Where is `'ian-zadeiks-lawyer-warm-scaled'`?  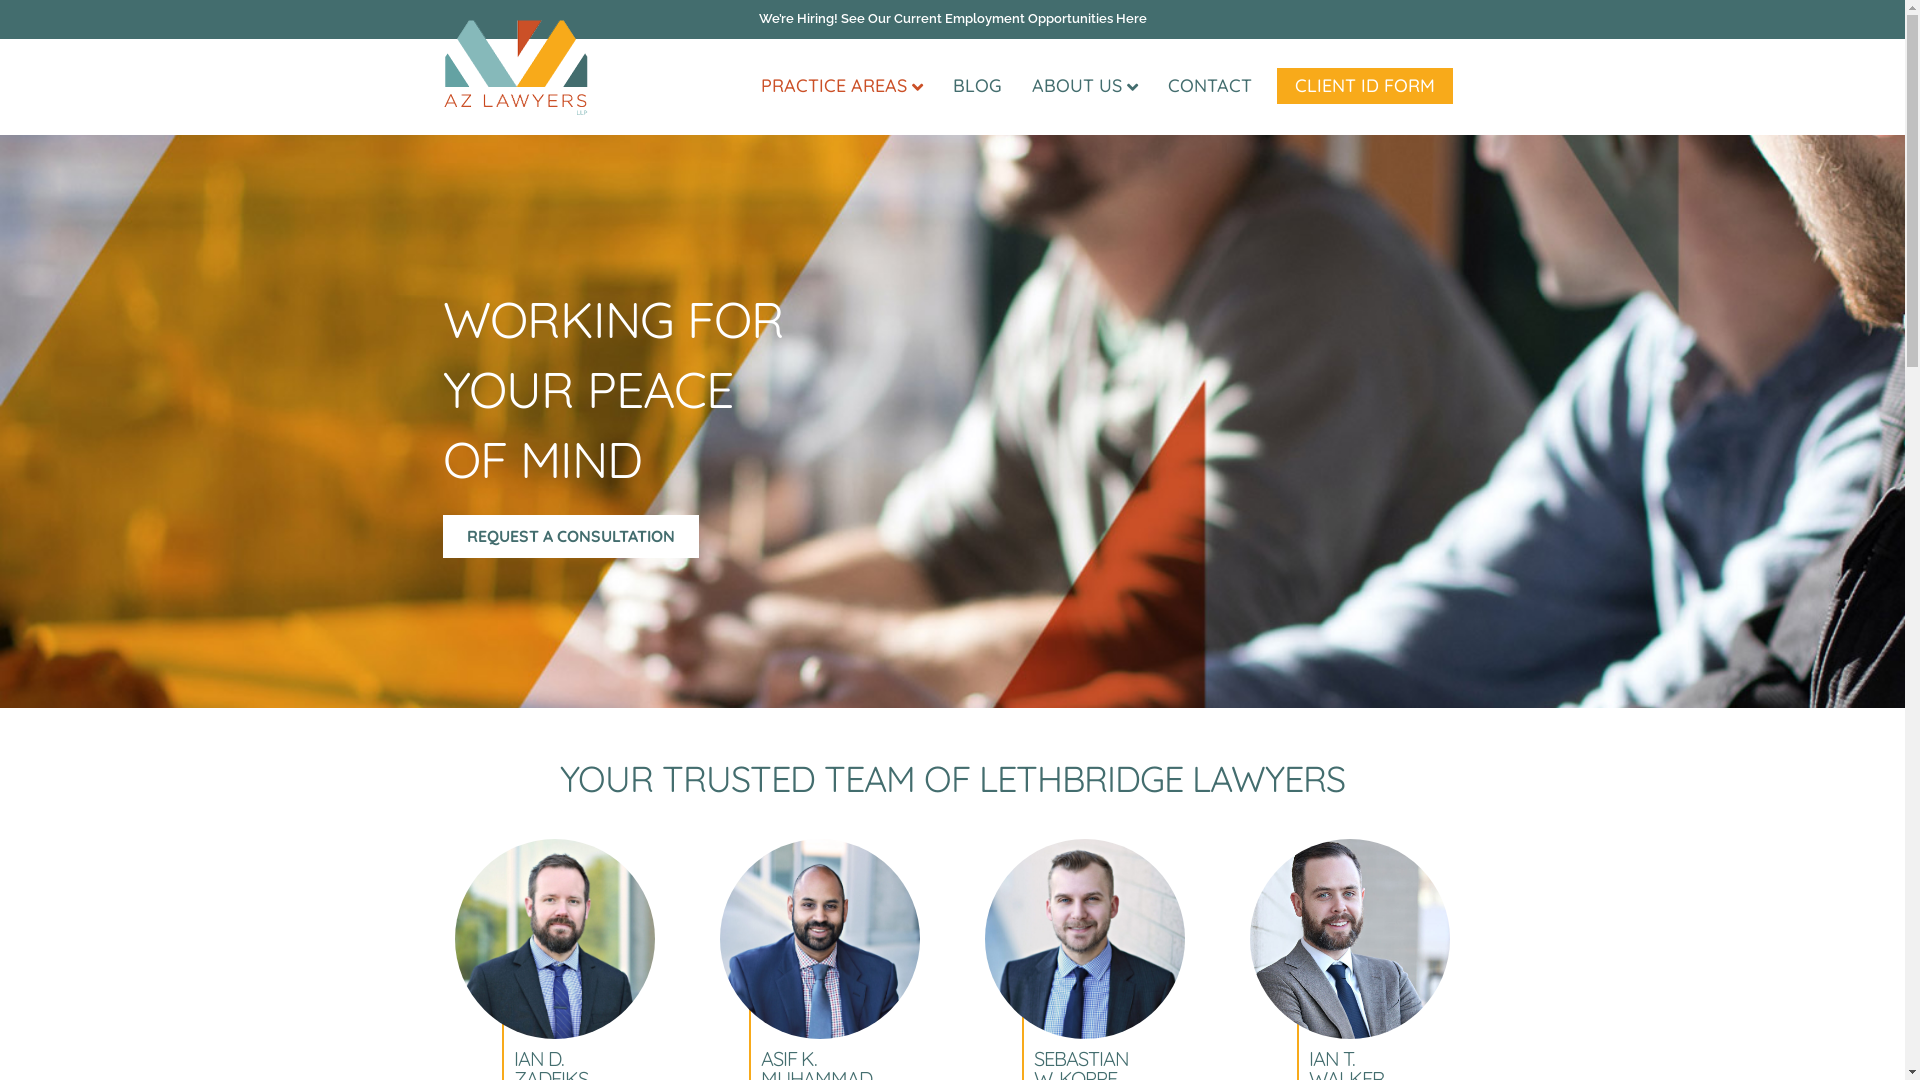 'ian-zadeiks-lawyer-warm-scaled' is located at coordinates (555, 938).